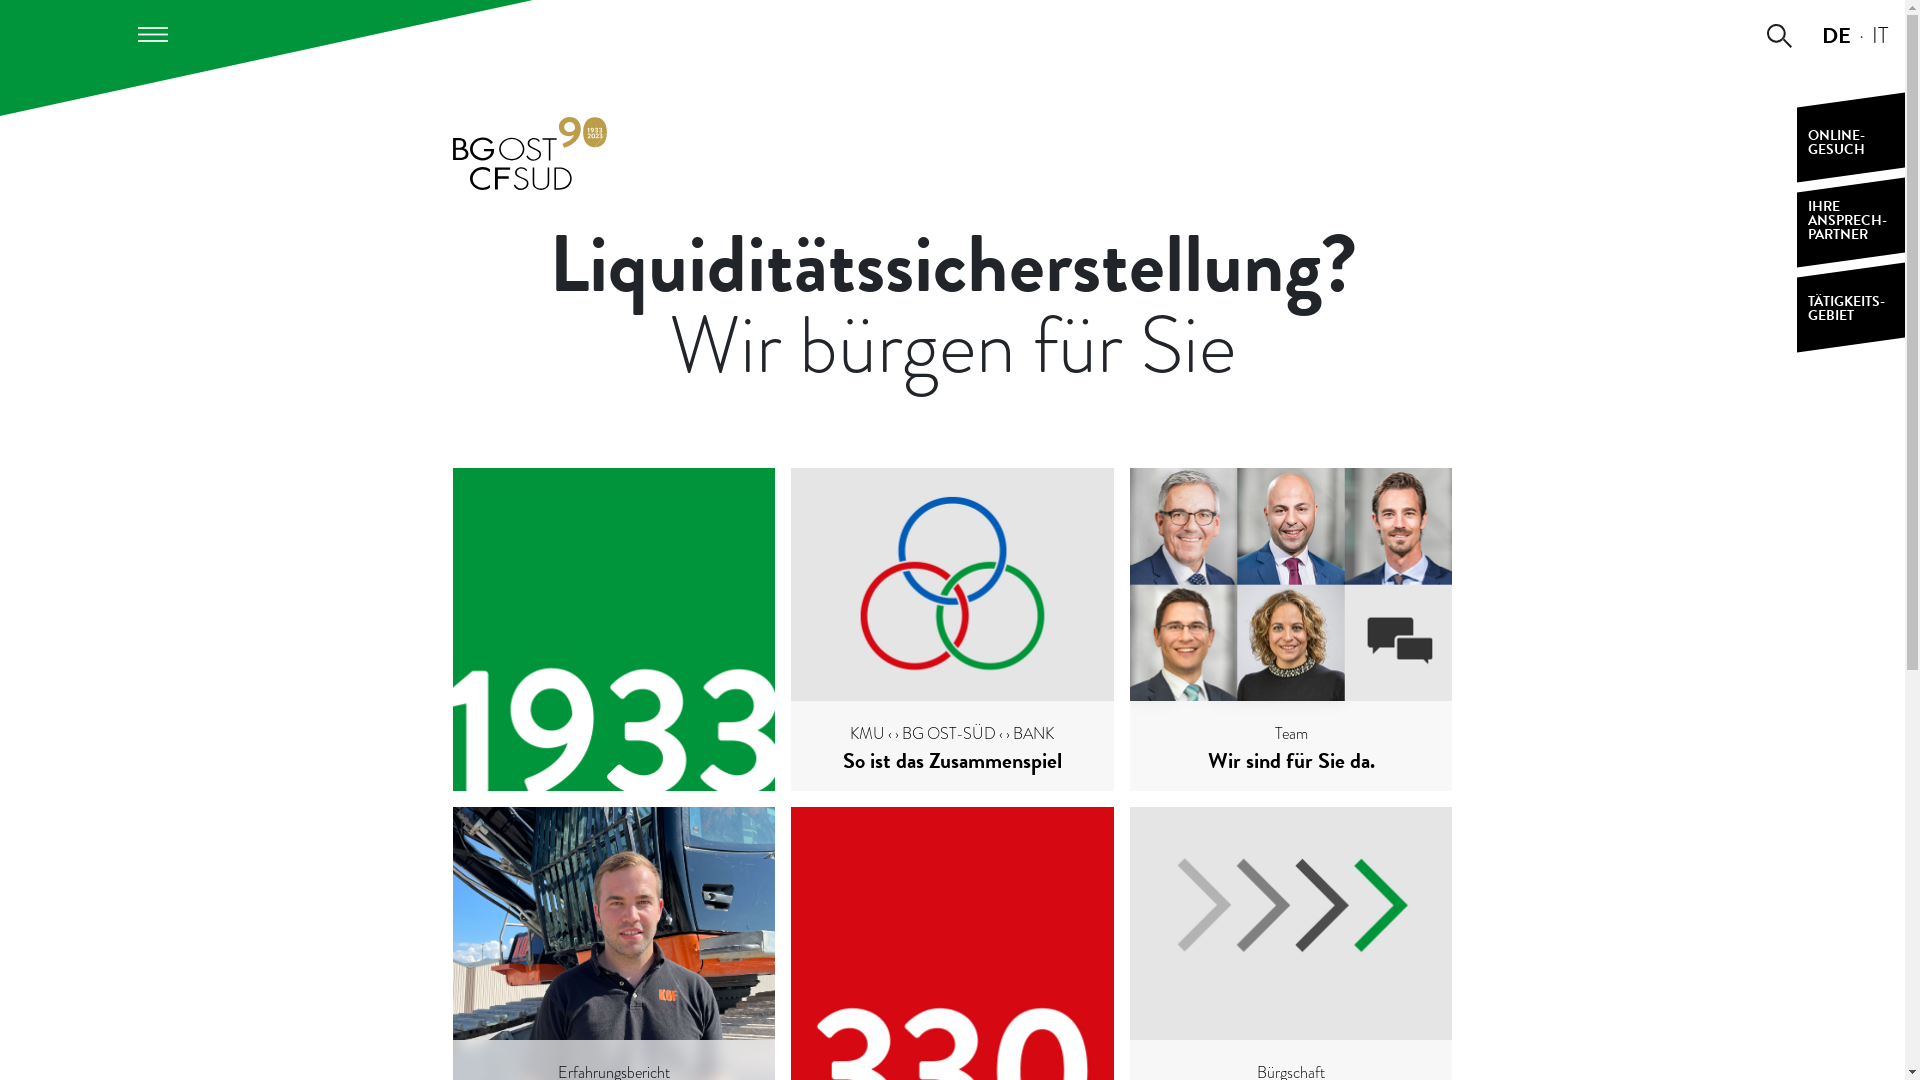  Describe the element at coordinates (1836, 34) in the screenshot. I see `'DE'` at that location.